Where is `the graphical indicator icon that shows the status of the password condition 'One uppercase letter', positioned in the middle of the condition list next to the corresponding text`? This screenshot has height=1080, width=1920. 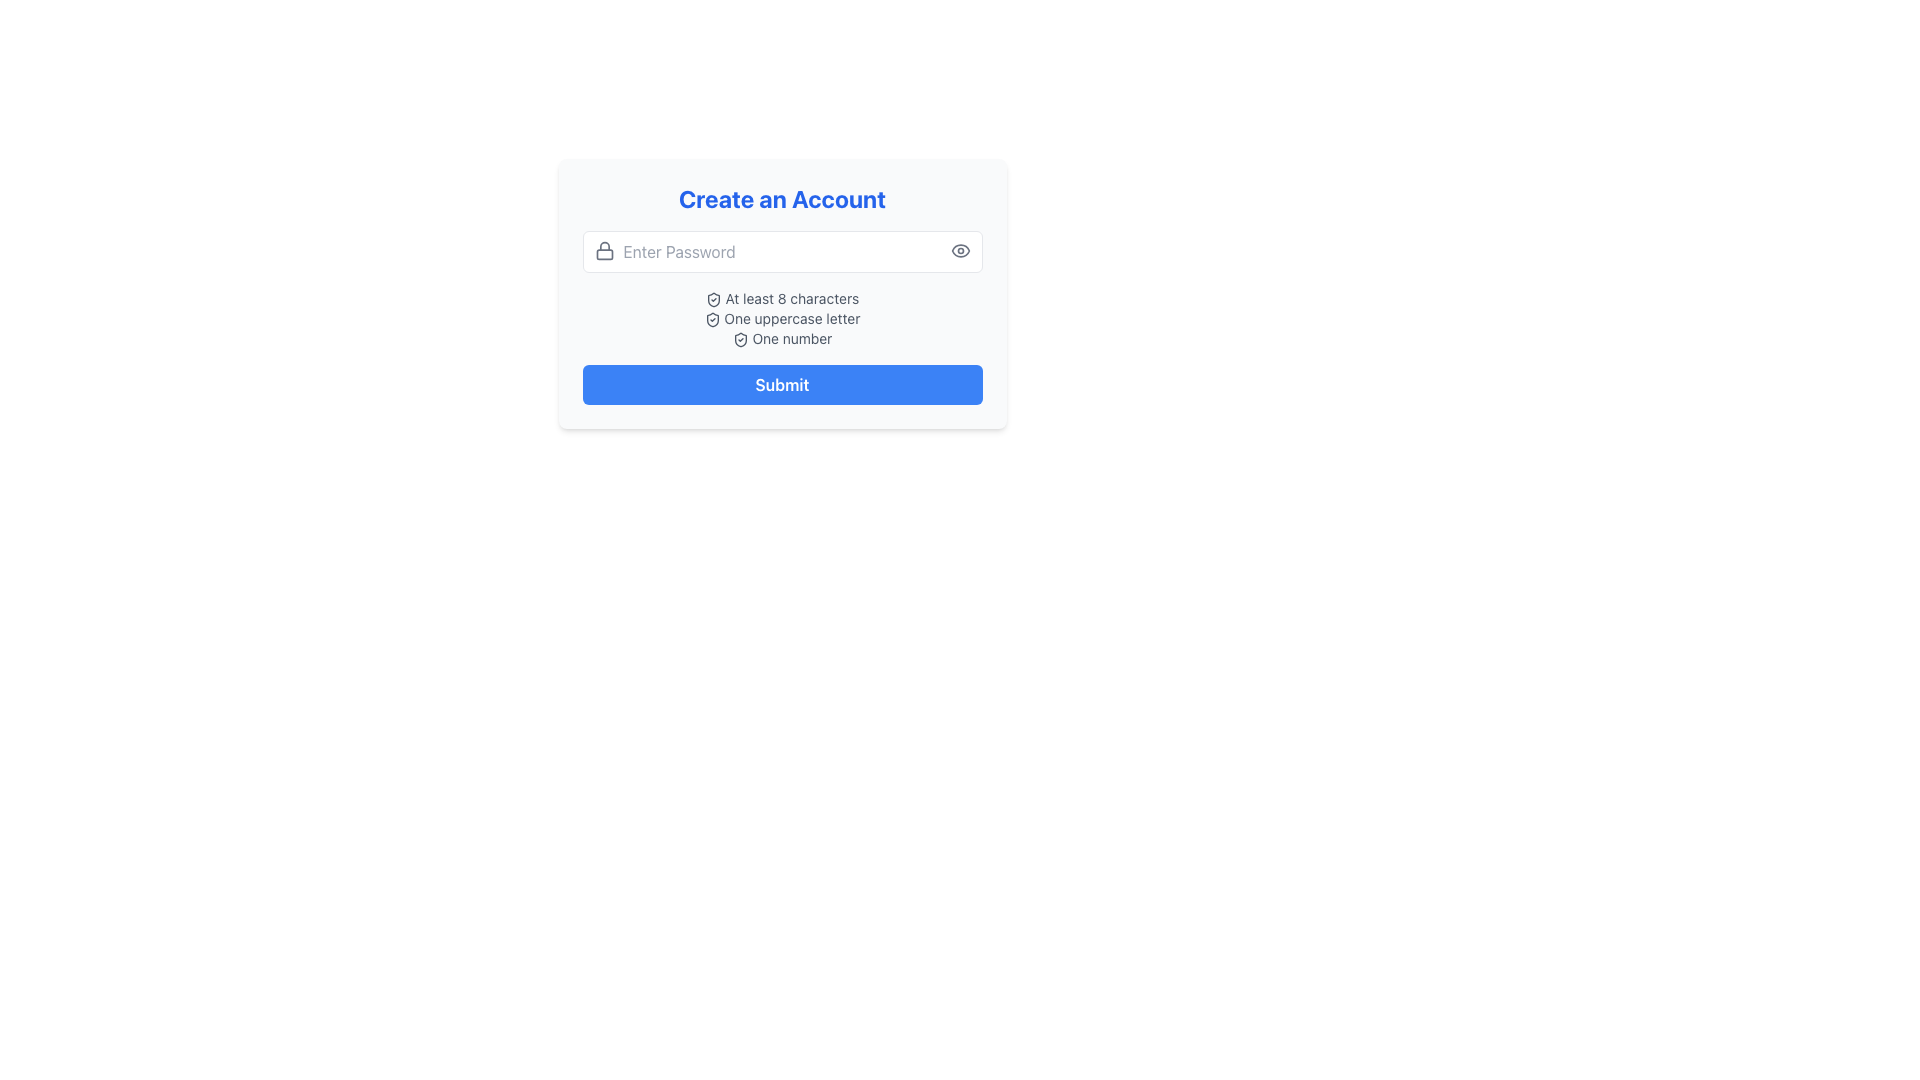
the graphical indicator icon that shows the status of the password condition 'One uppercase letter', positioned in the middle of the condition list next to the corresponding text is located at coordinates (712, 319).